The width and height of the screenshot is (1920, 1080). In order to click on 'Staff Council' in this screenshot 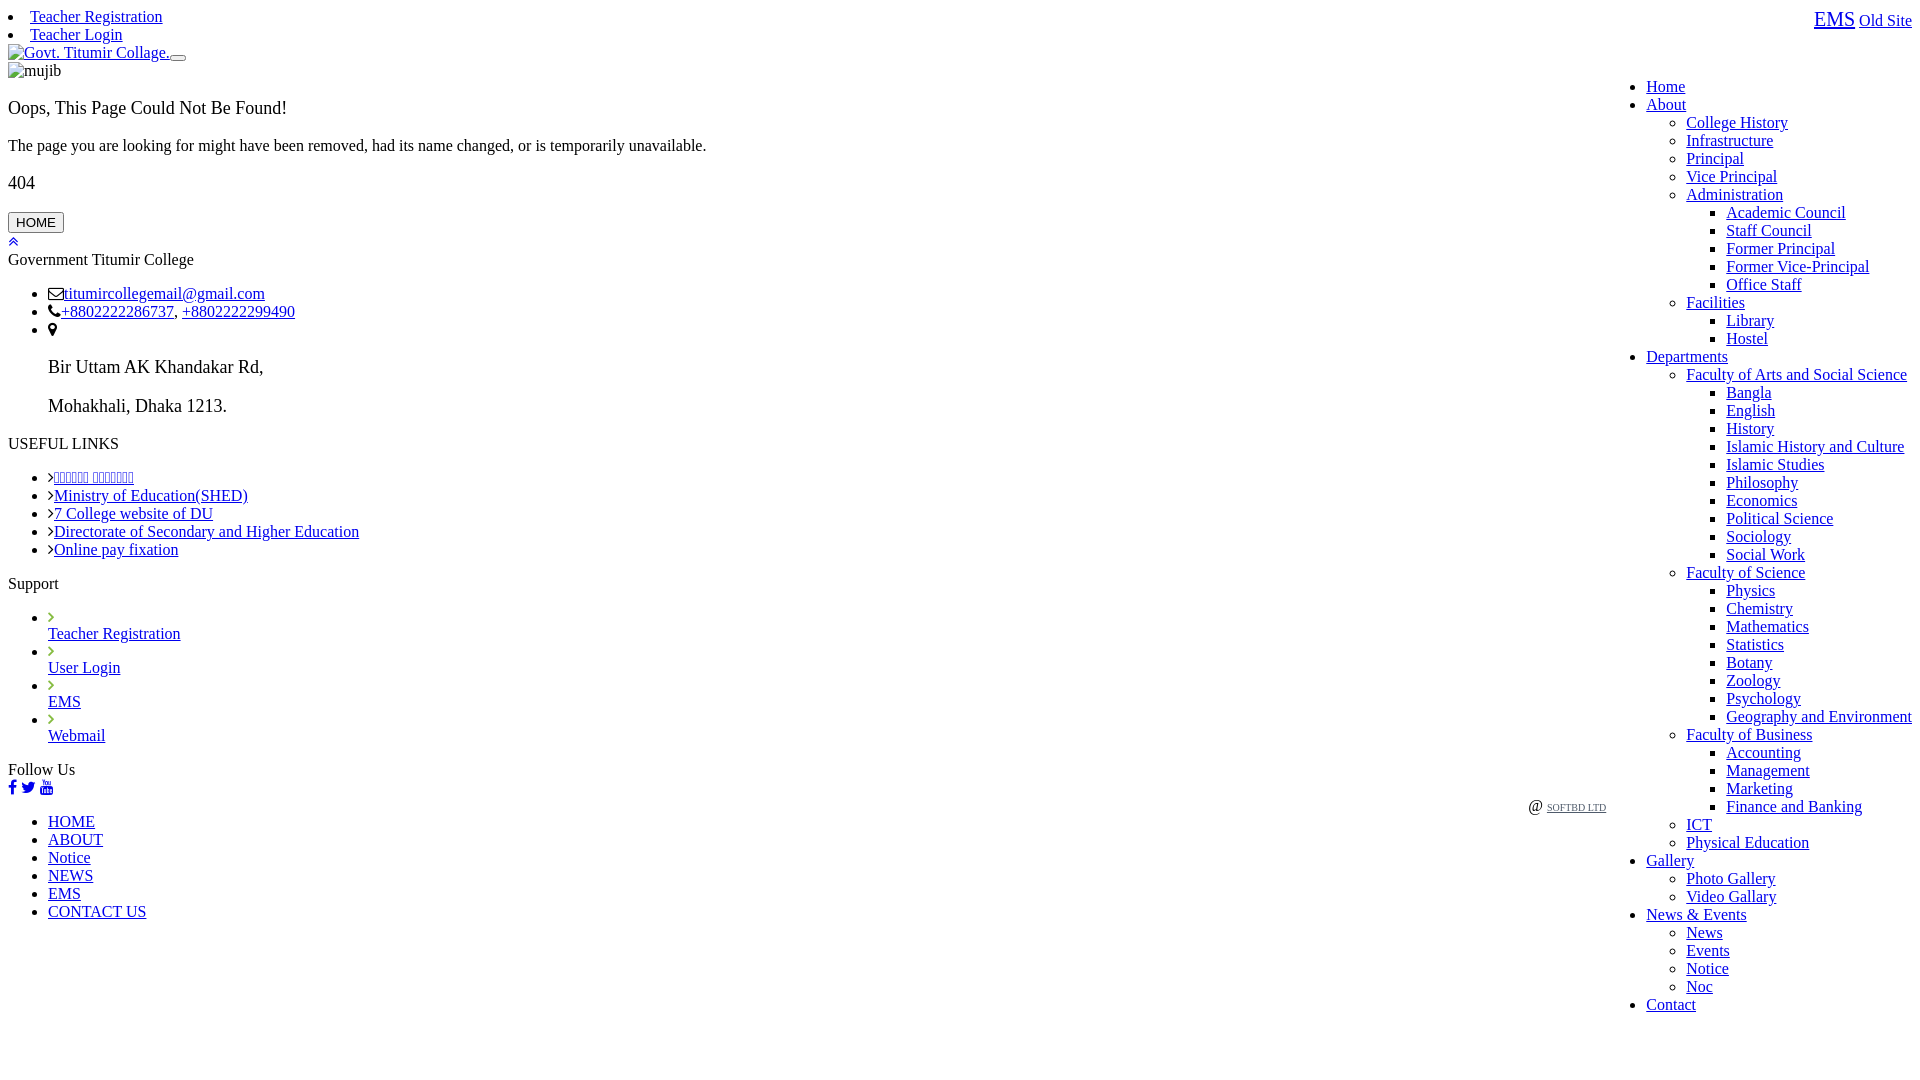, I will do `click(1768, 229)`.